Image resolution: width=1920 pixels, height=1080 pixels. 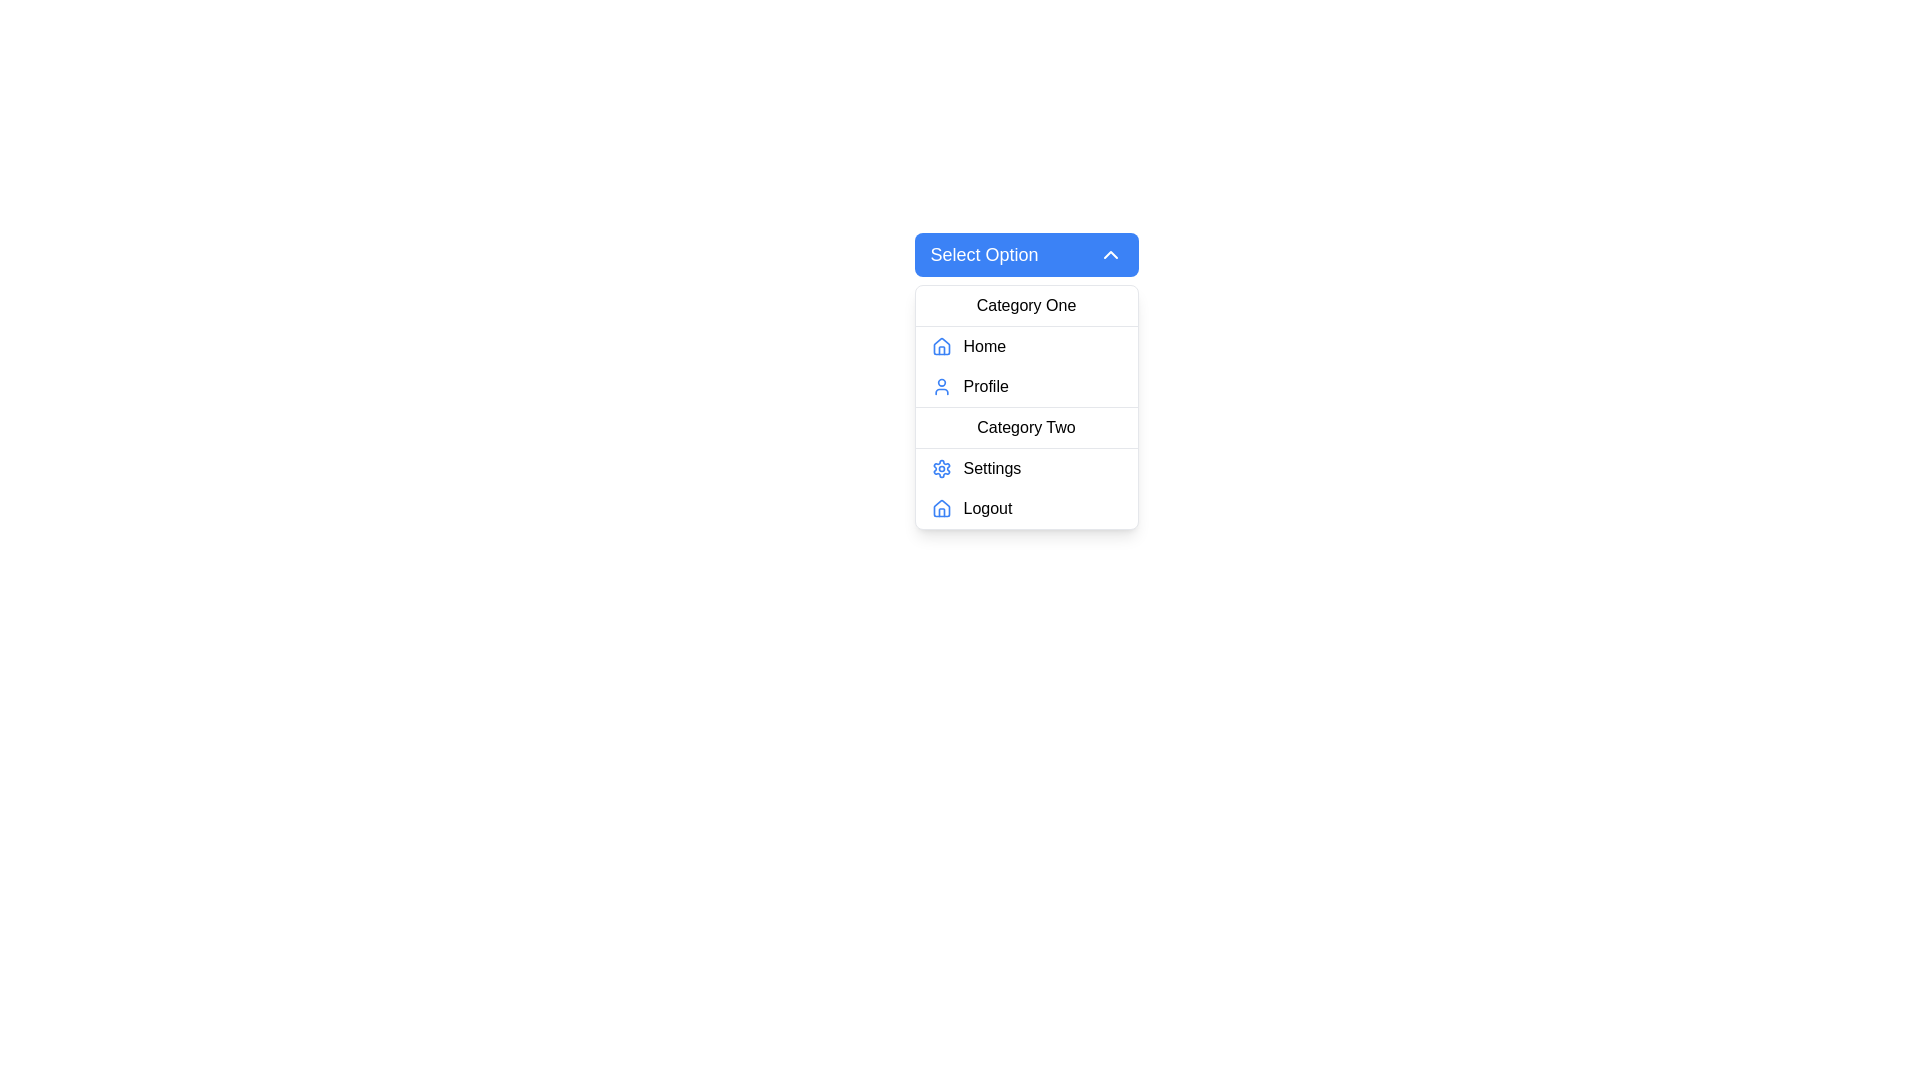 What do you see at coordinates (1026, 253) in the screenshot?
I see `the dropdown toggle button labeled 'Select Option' with a blue background and white text` at bounding box center [1026, 253].